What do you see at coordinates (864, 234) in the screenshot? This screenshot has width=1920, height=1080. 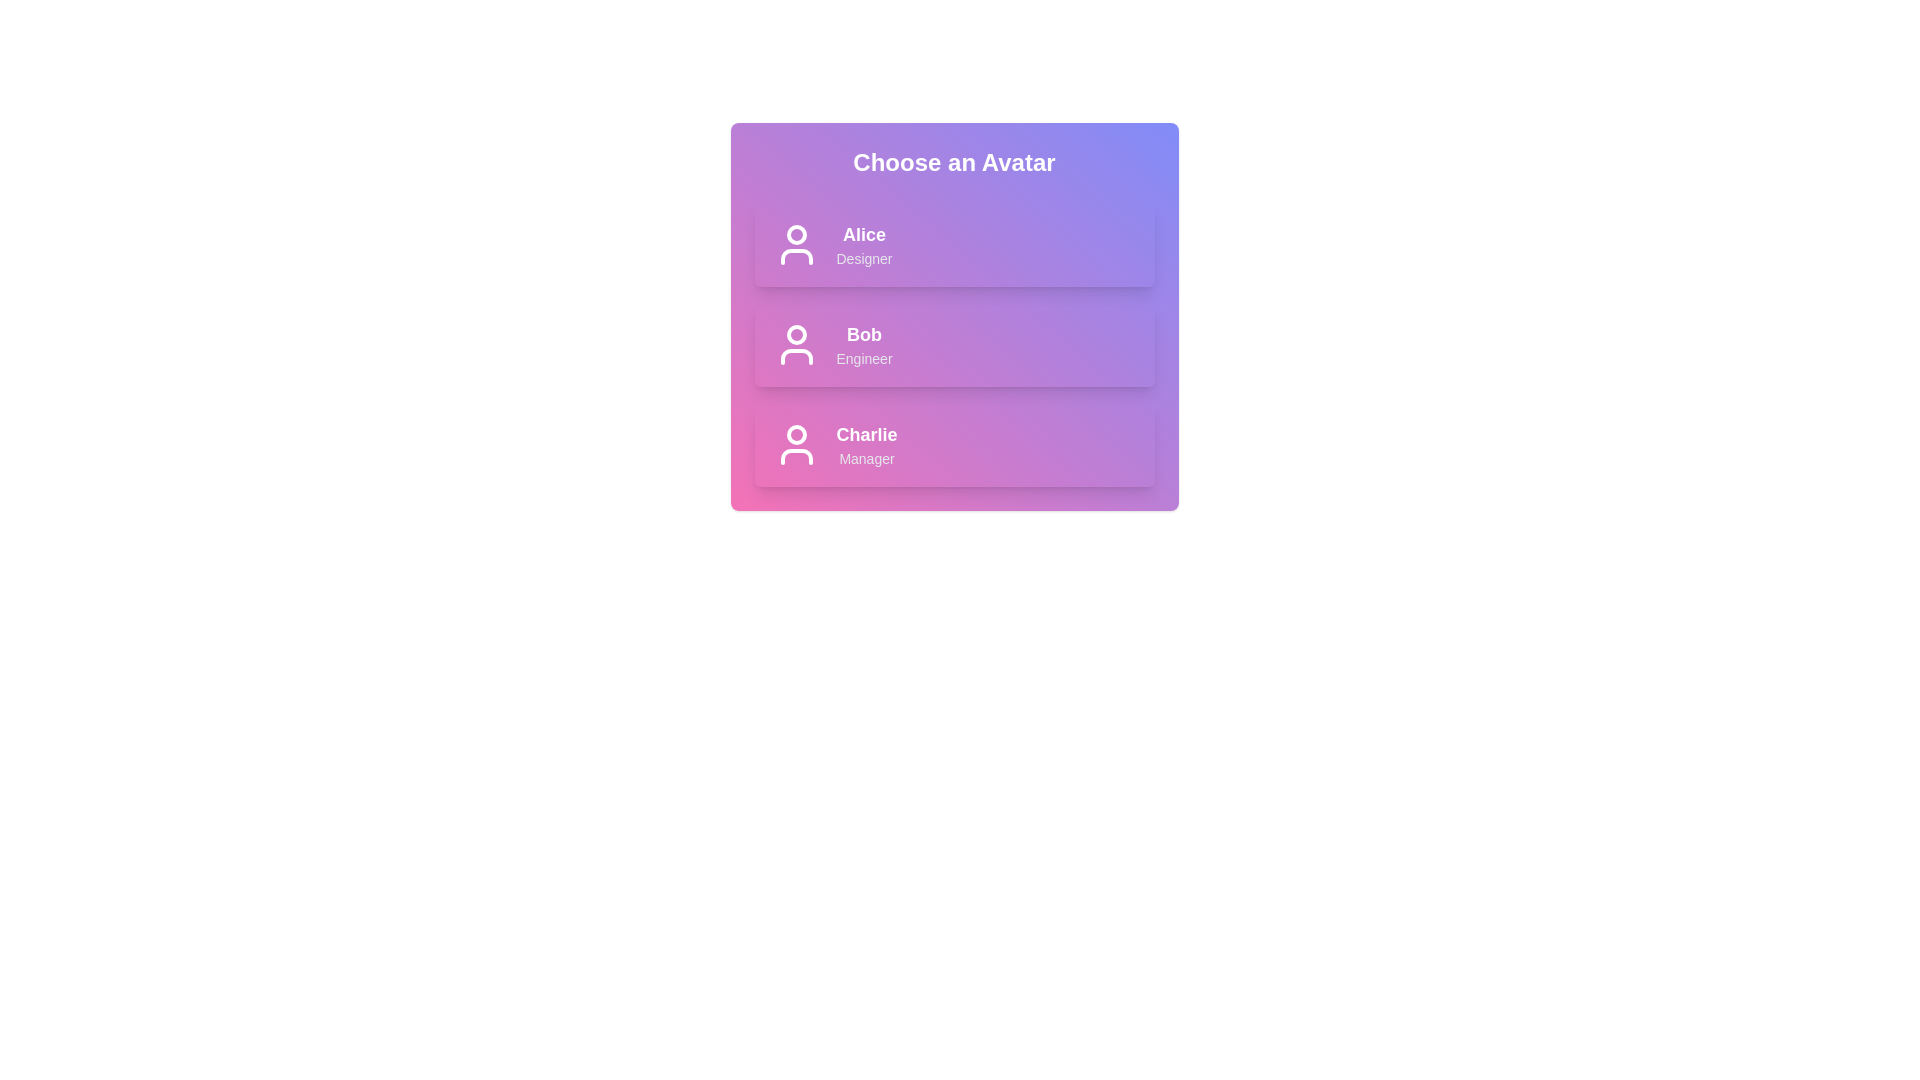 I see `the text label 'Alice' which is styled with a larger bold font in white on a purple background, located in the top row under 'Choose an Avatar' and to the right of the person icon` at bounding box center [864, 234].